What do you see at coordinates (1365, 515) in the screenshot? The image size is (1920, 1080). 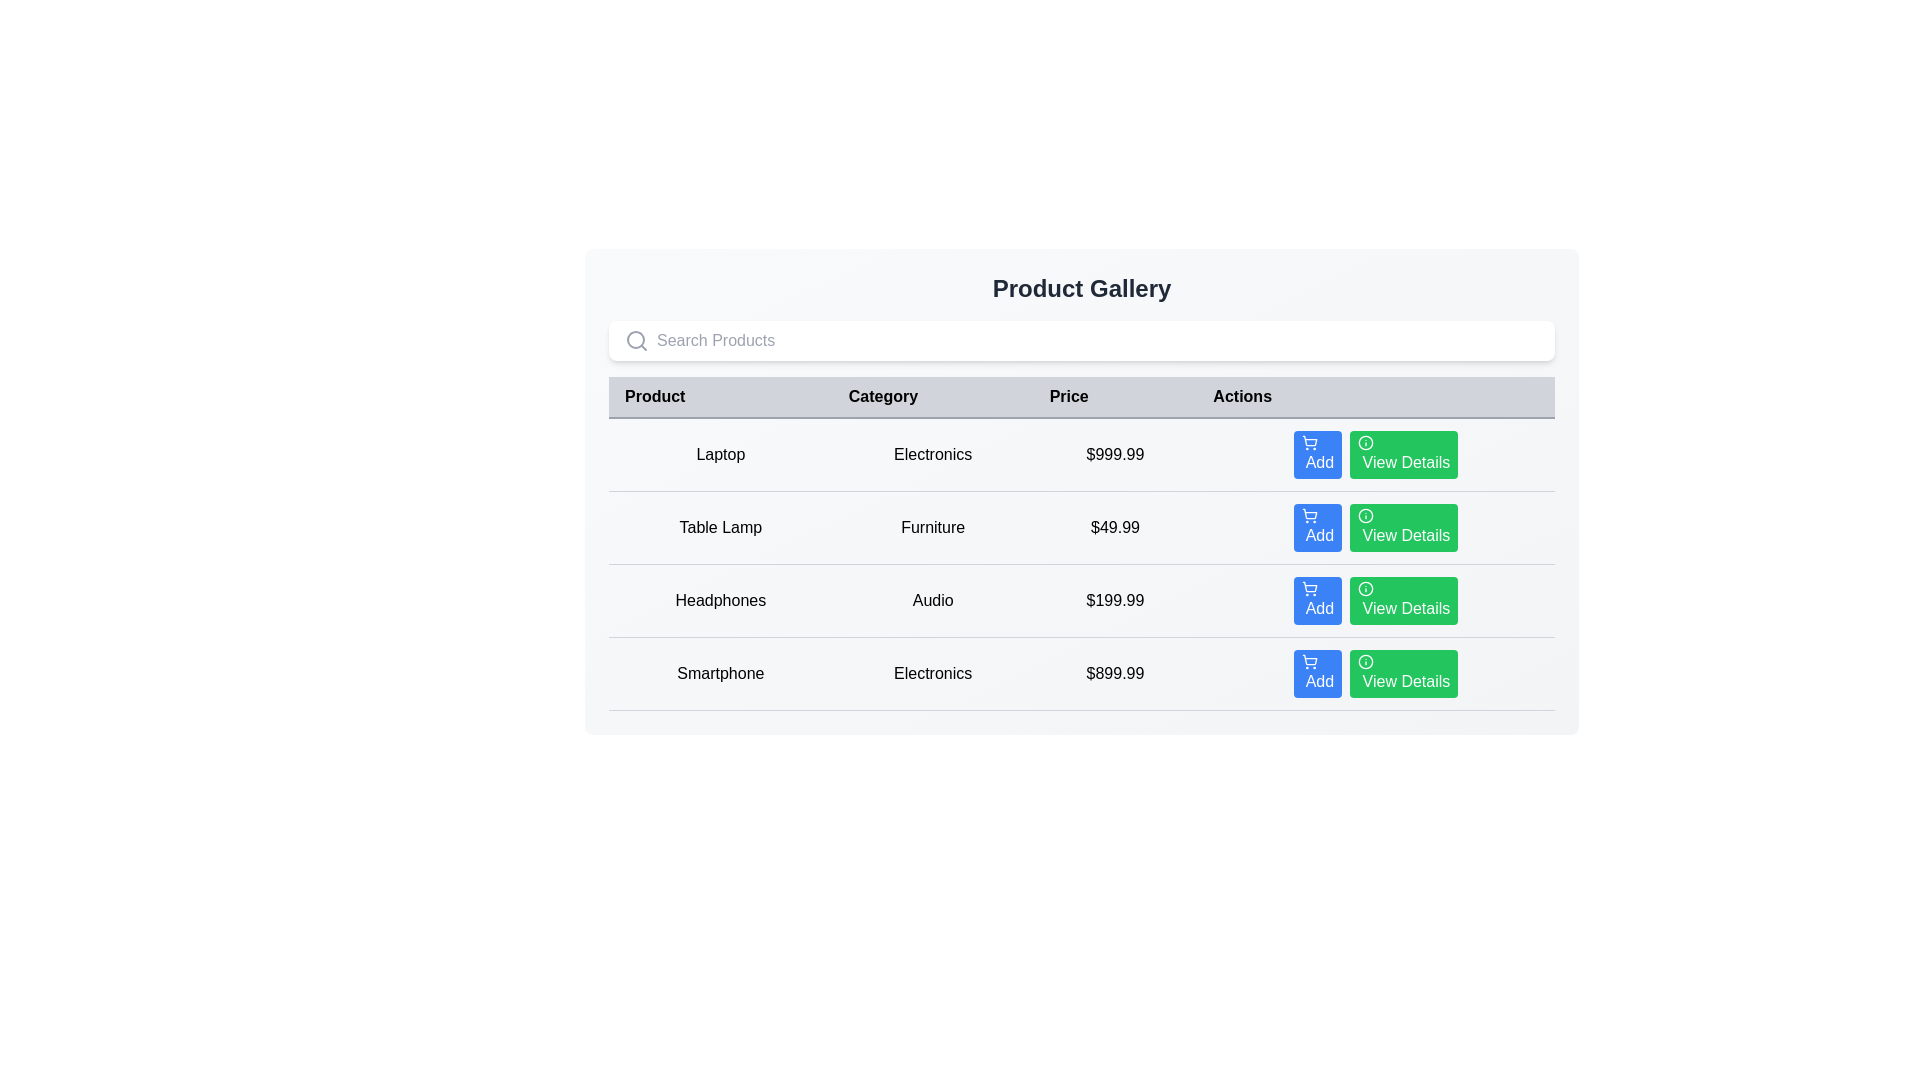 I see `the informational SVG Icon located to the left of the 'View Details' text label in the 'Actions' column of the second row for the 'Table Lamp' product` at bounding box center [1365, 515].